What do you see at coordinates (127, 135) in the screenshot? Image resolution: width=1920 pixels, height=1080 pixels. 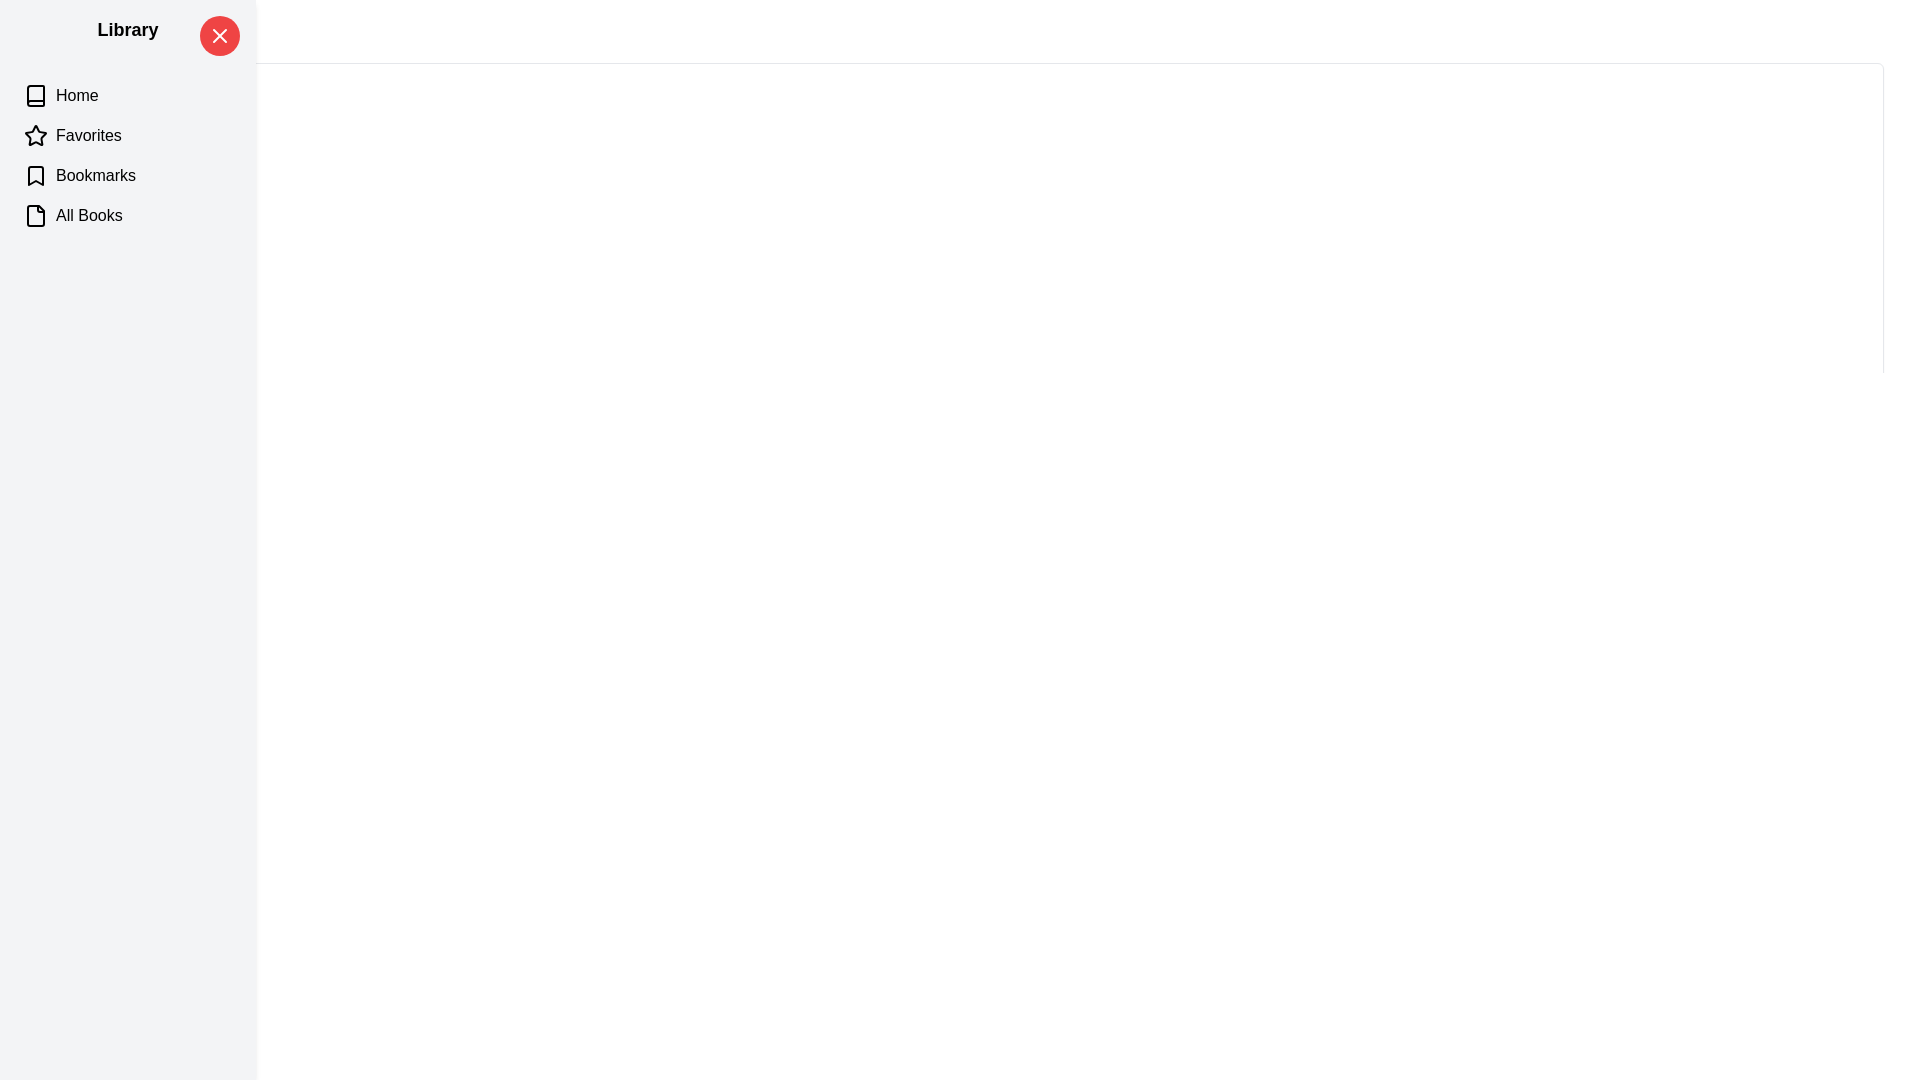 I see `the category Favorites in the drawer` at bounding box center [127, 135].